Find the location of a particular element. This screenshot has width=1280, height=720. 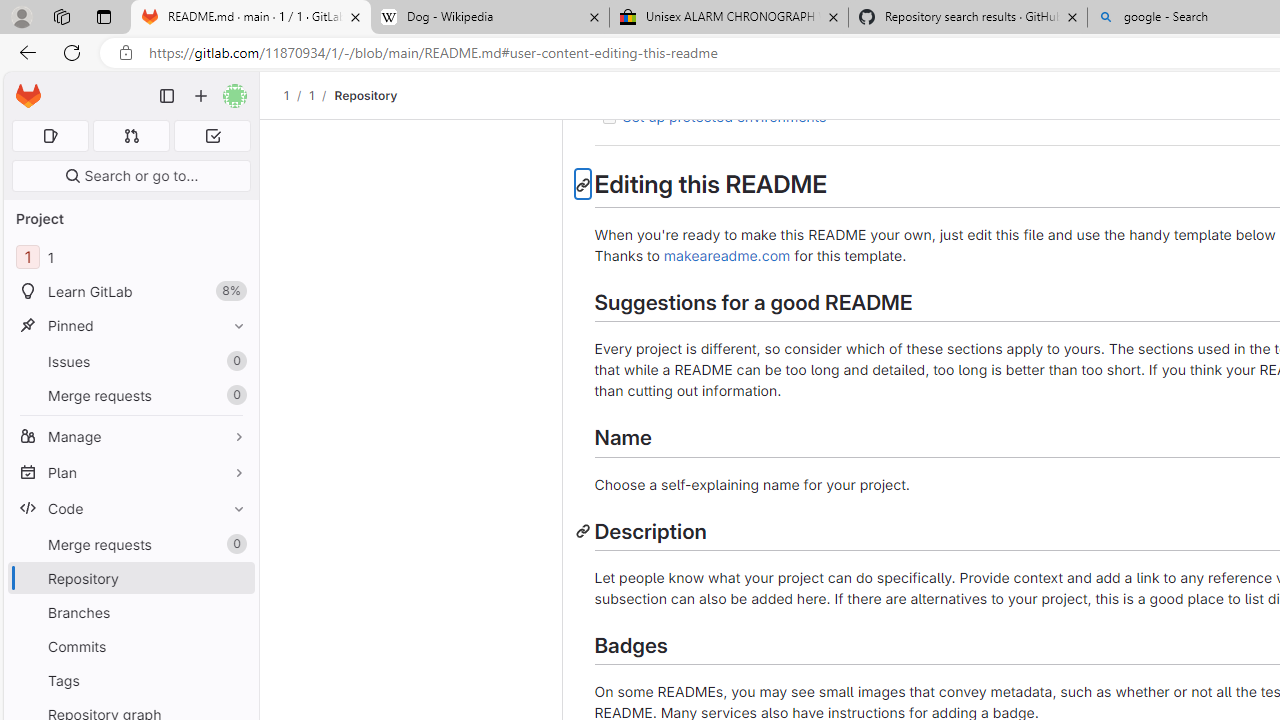

'Branches' is located at coordinates (130, 611).